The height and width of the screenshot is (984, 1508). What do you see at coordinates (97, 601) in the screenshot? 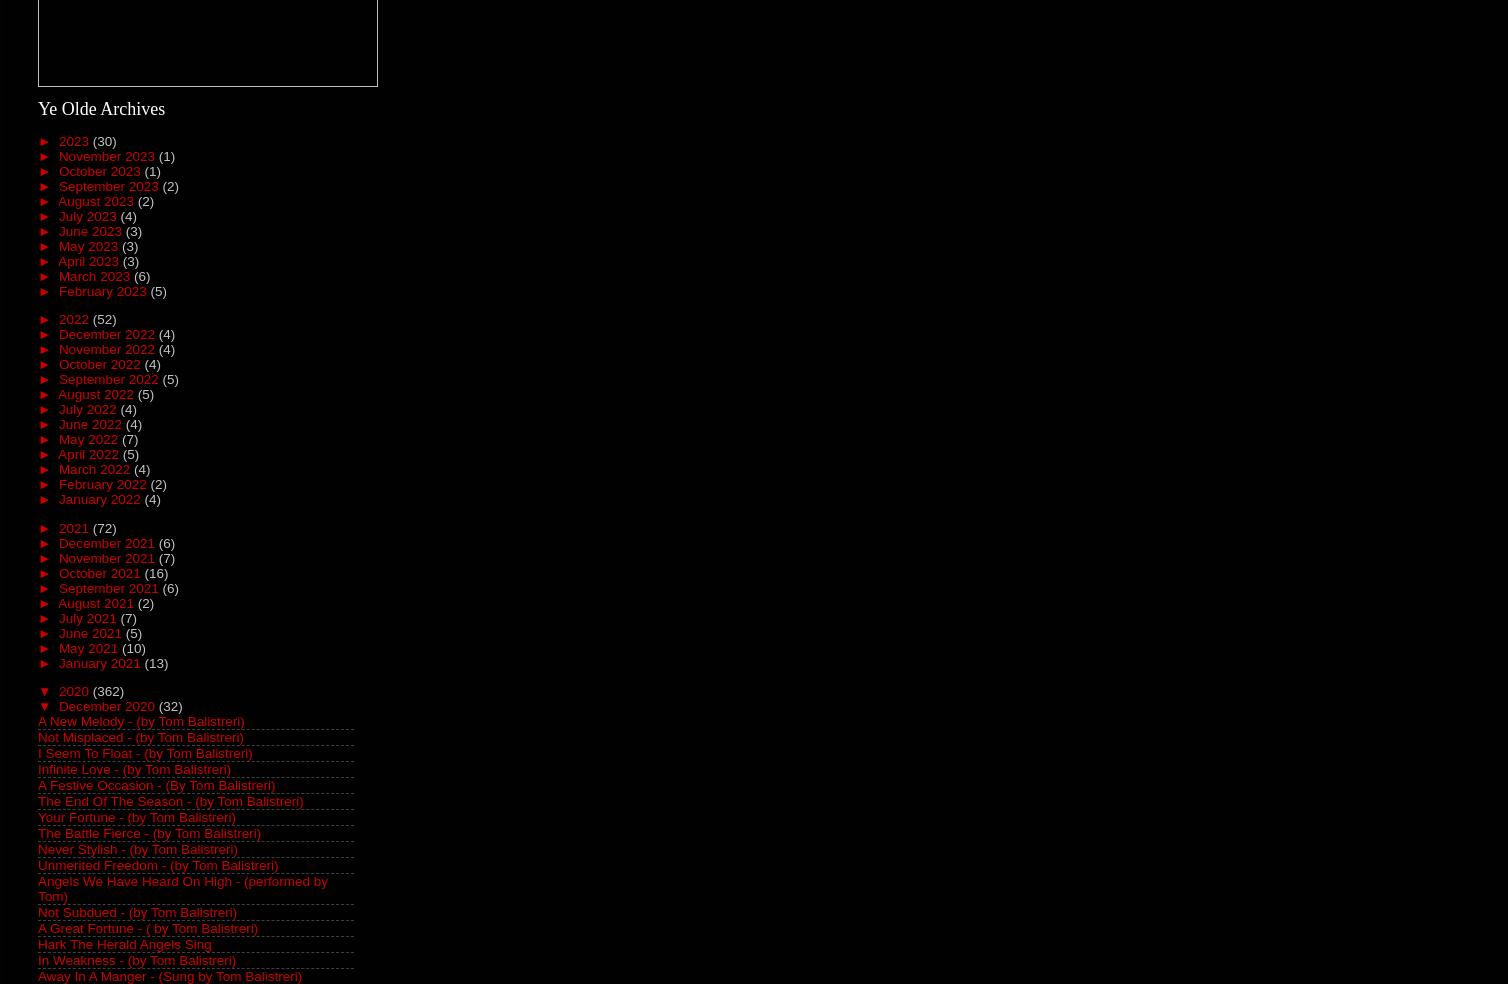
I see `'August 2021'` at bounding box center [97, 601].